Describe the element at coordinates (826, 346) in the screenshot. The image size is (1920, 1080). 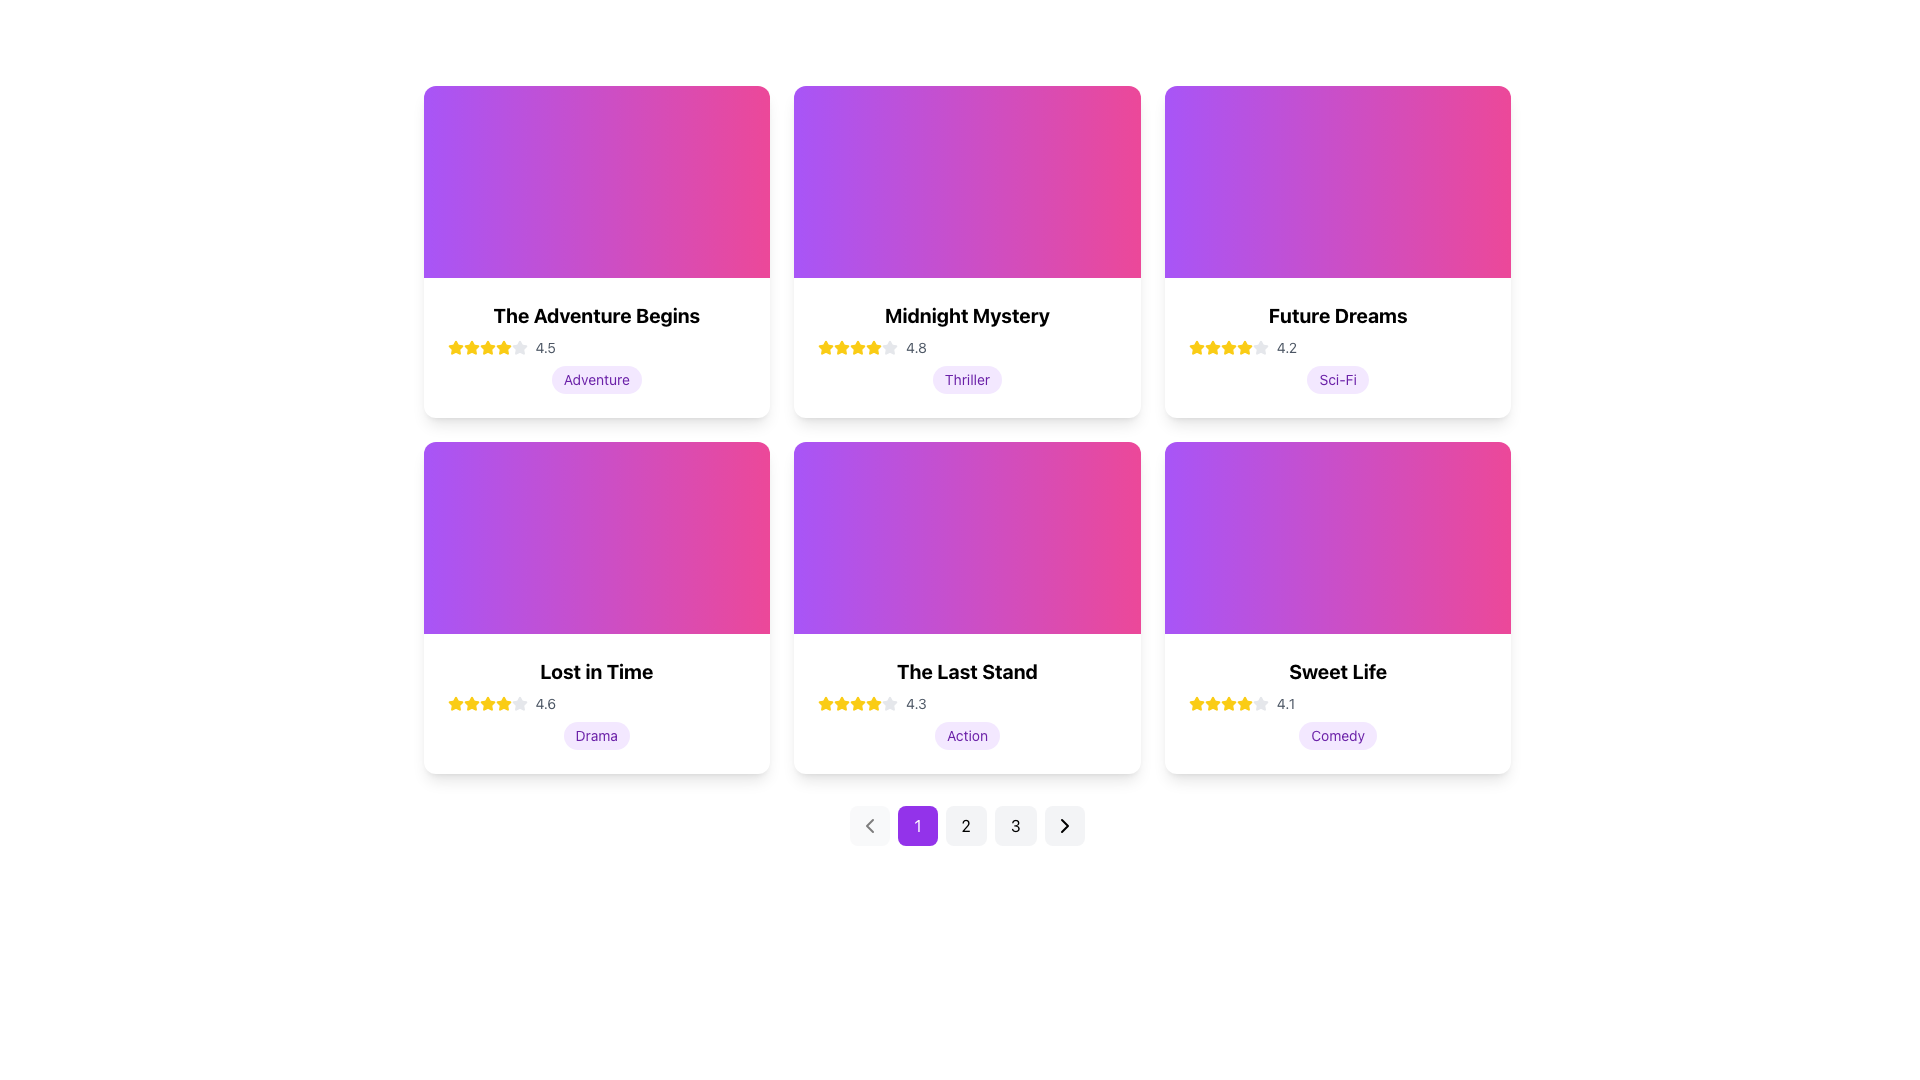
I see `the second star icon in the rating system on the 'Midnight Mystery' card to interact with it` at that location.